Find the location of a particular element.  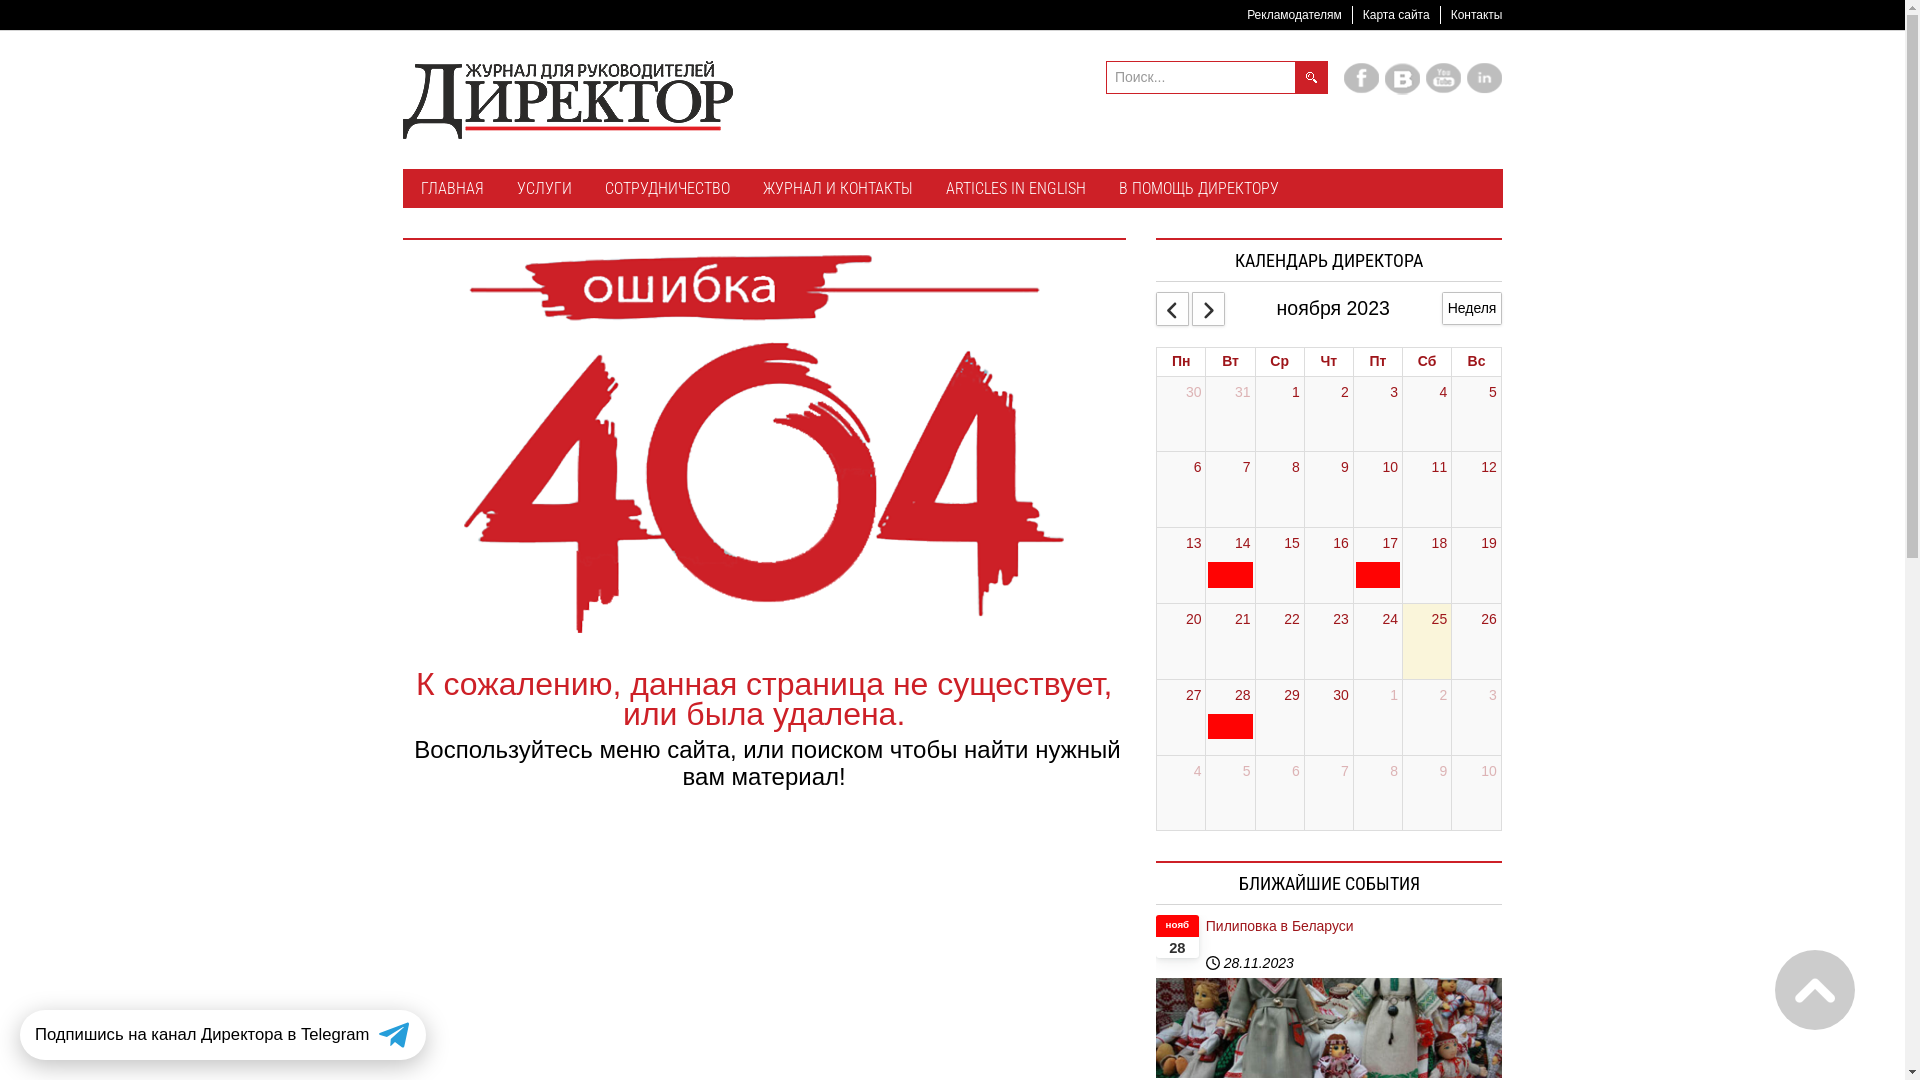

'23' is located at coordinates (1340, 619).